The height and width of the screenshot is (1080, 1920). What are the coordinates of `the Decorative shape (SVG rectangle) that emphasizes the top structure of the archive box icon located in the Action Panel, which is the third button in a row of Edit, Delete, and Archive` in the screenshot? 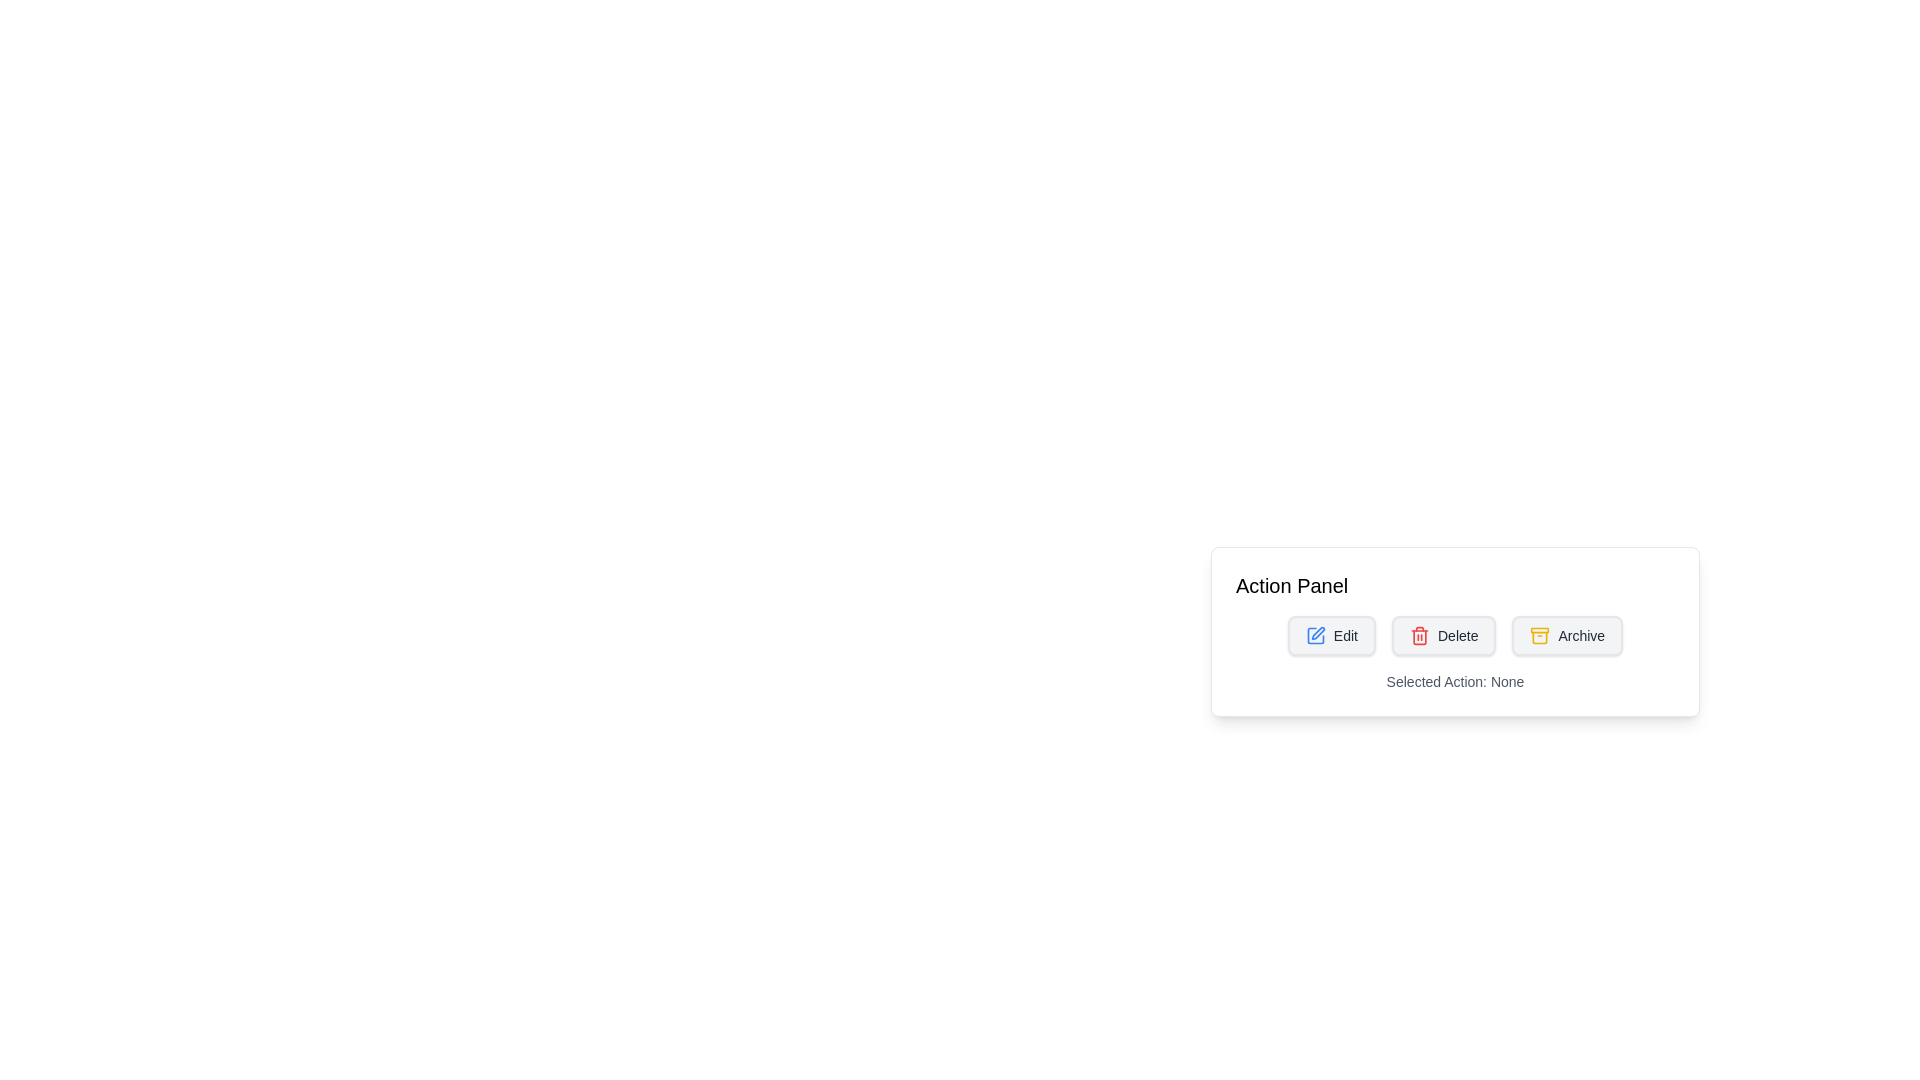 It's located at (1539, 630).